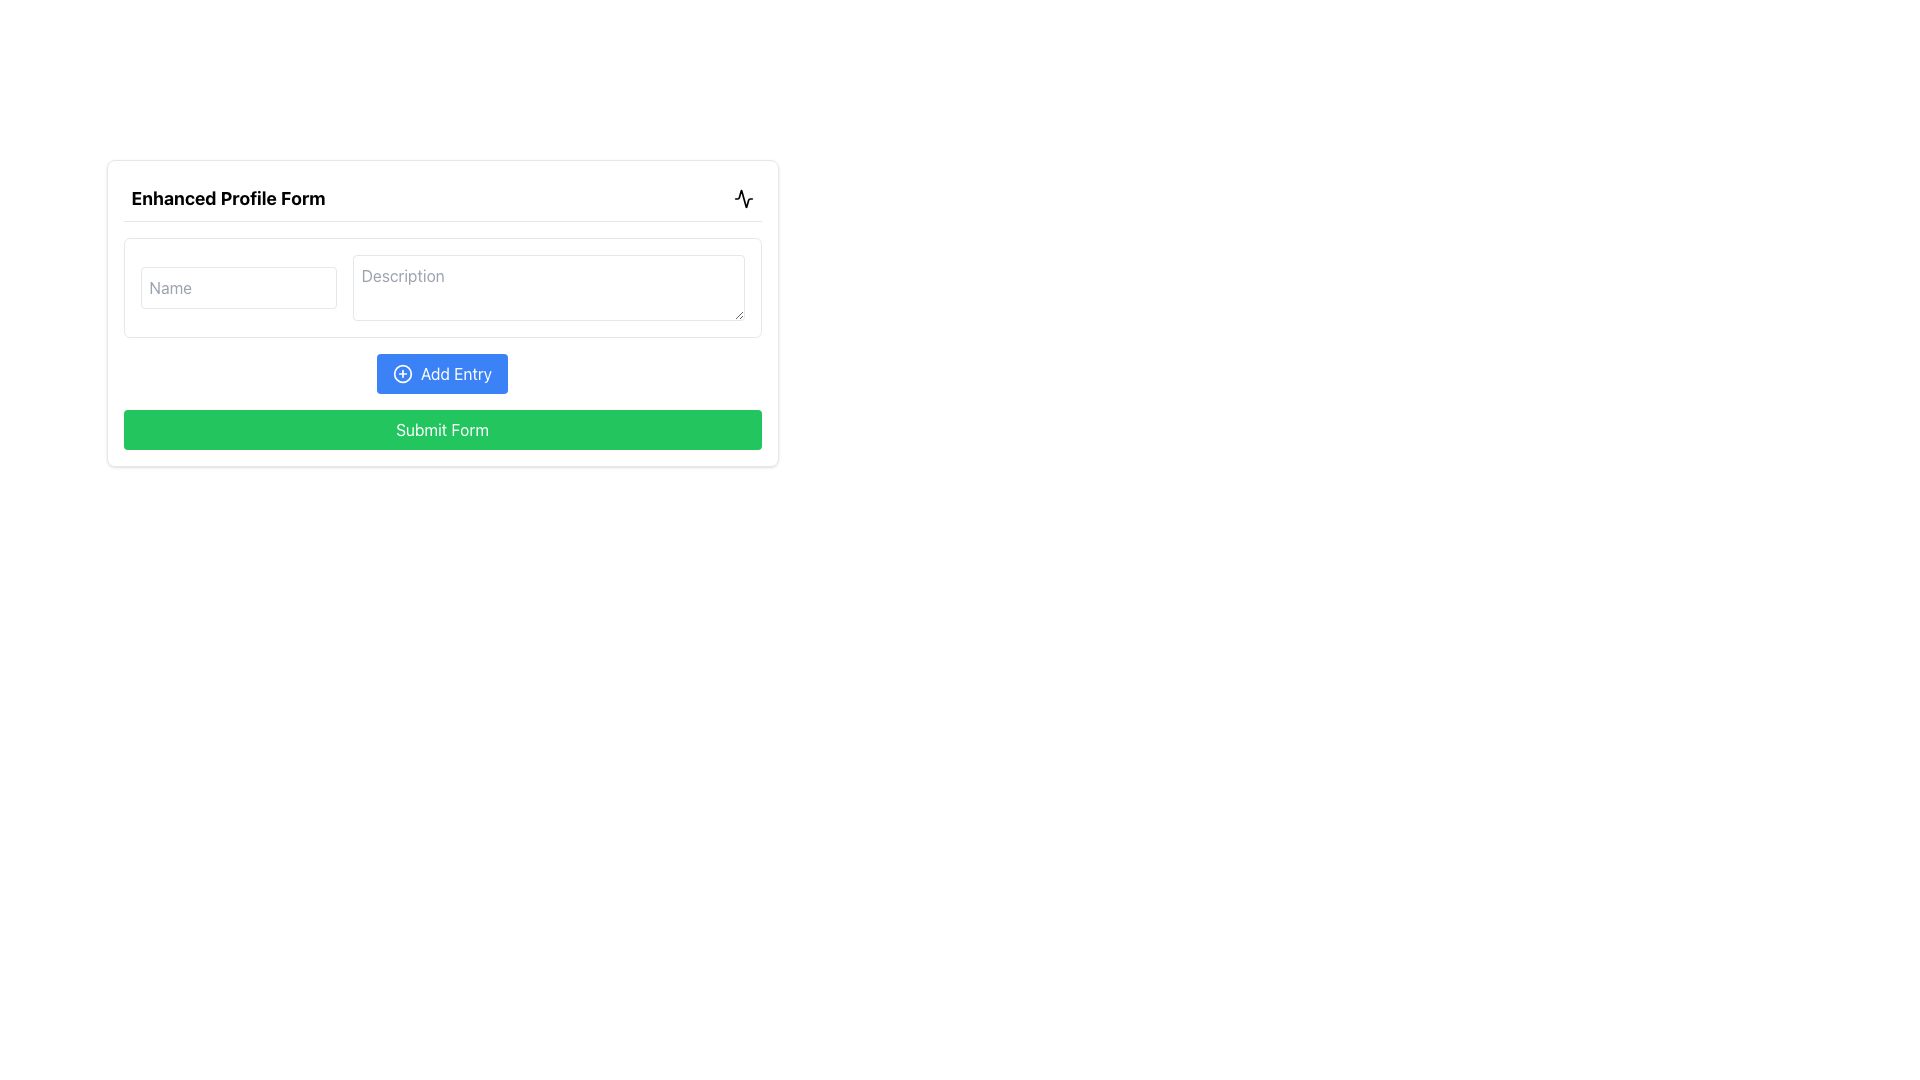  Describe the element at coordinates (401, 374) in the screenshot. I see `the circular '+' icon, which is part of the blue 'Add Entry' button positioned between the 'Name' and 'Description' fields and above the green 'Submit Form' button` at that location.